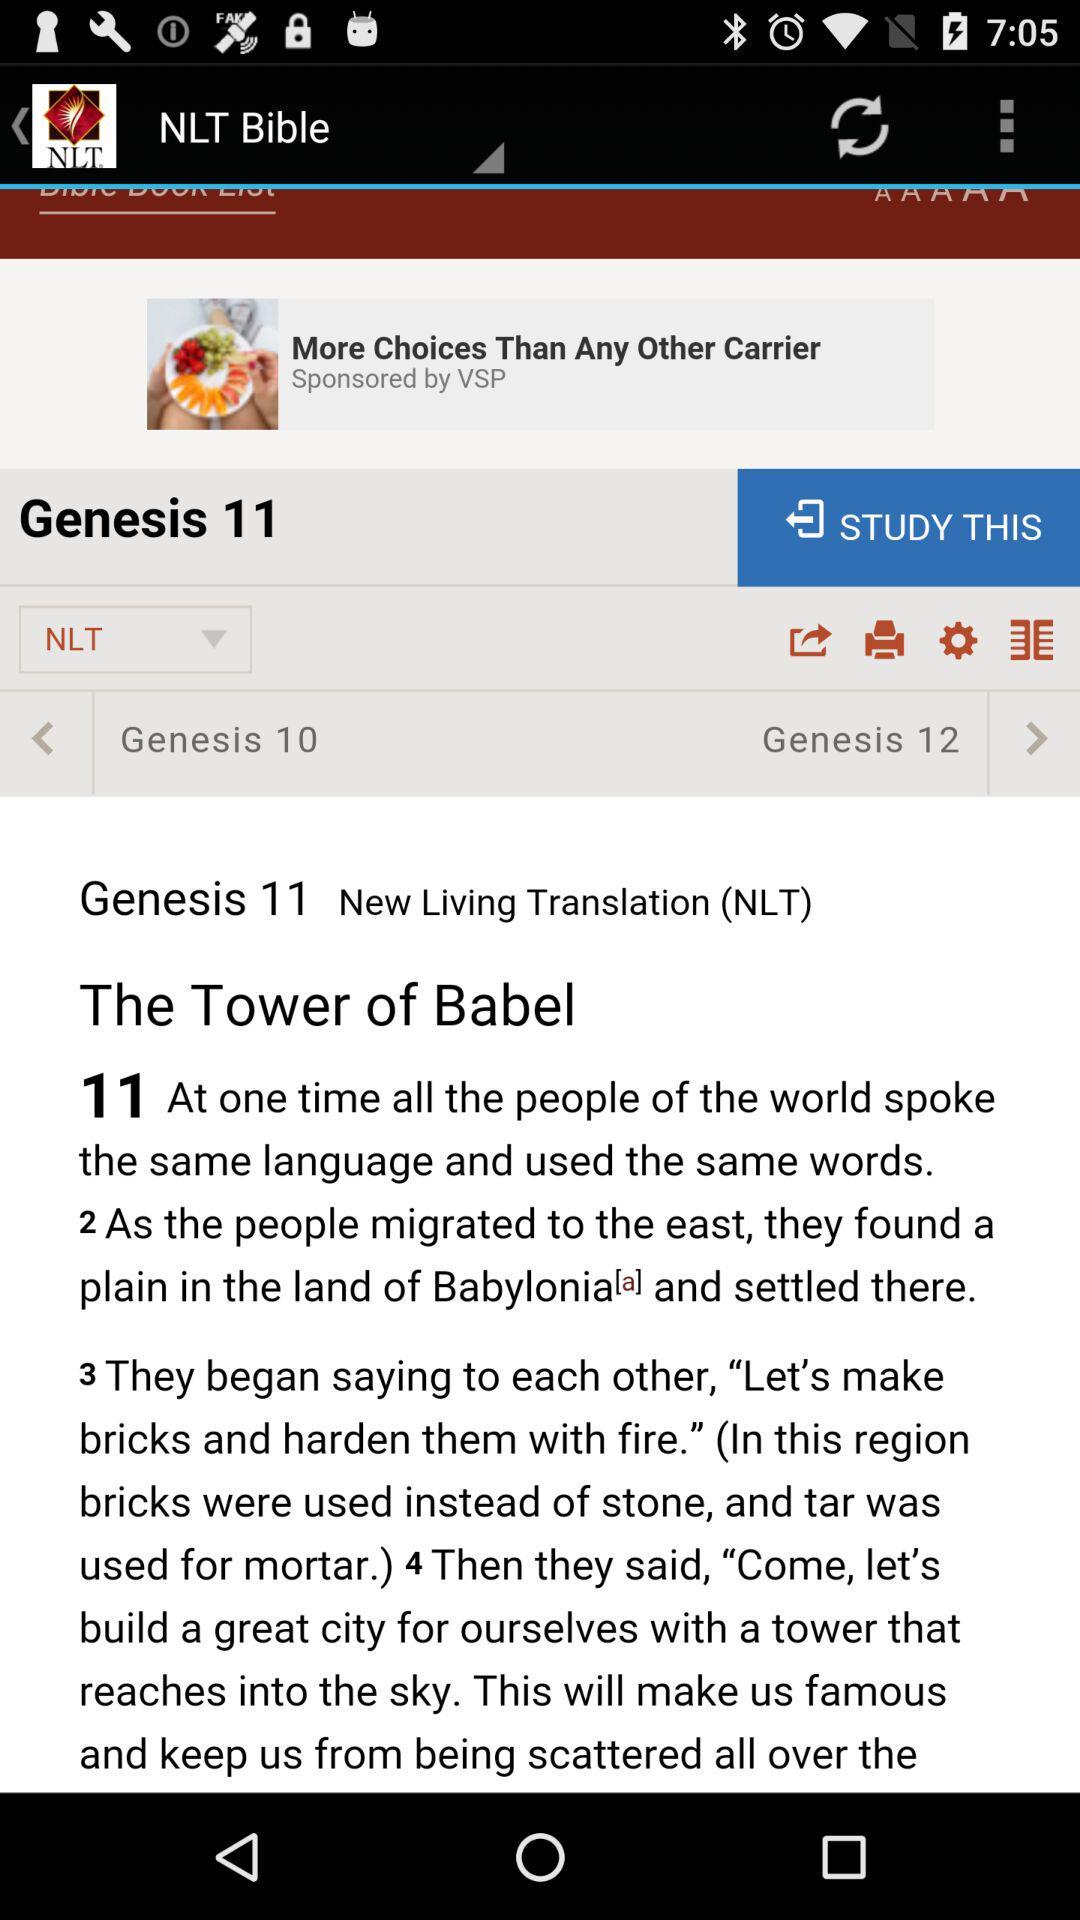 This screenshot has height=1920, width=1080. Describe the element at coordinates (540, 990) in the screenshot. I see `link` at that location.